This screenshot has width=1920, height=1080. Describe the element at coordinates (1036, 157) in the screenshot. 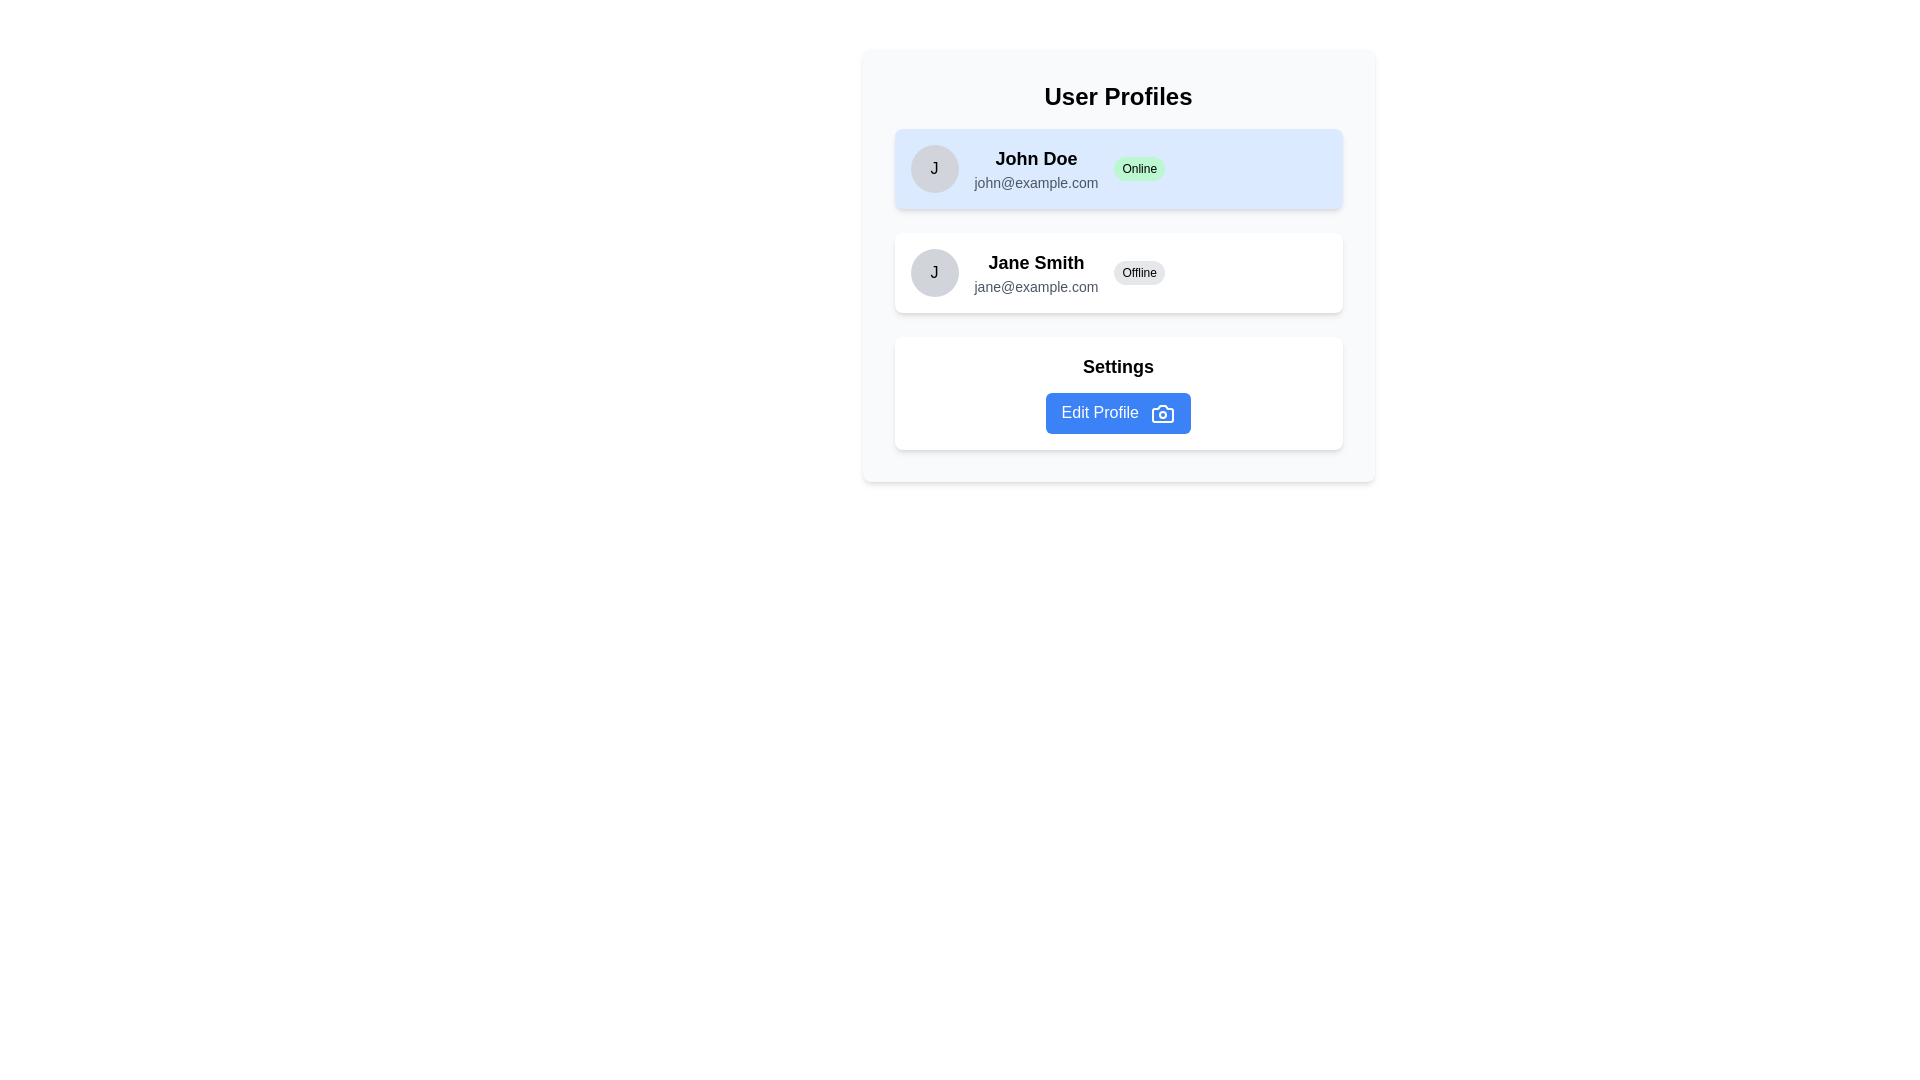

I see `the bold text label 'John Doe' located in the highlighted card at the top of the 'User Profiles' section, positioned above the email address and to the right of the circular avatar marked with 'J'` at that location.